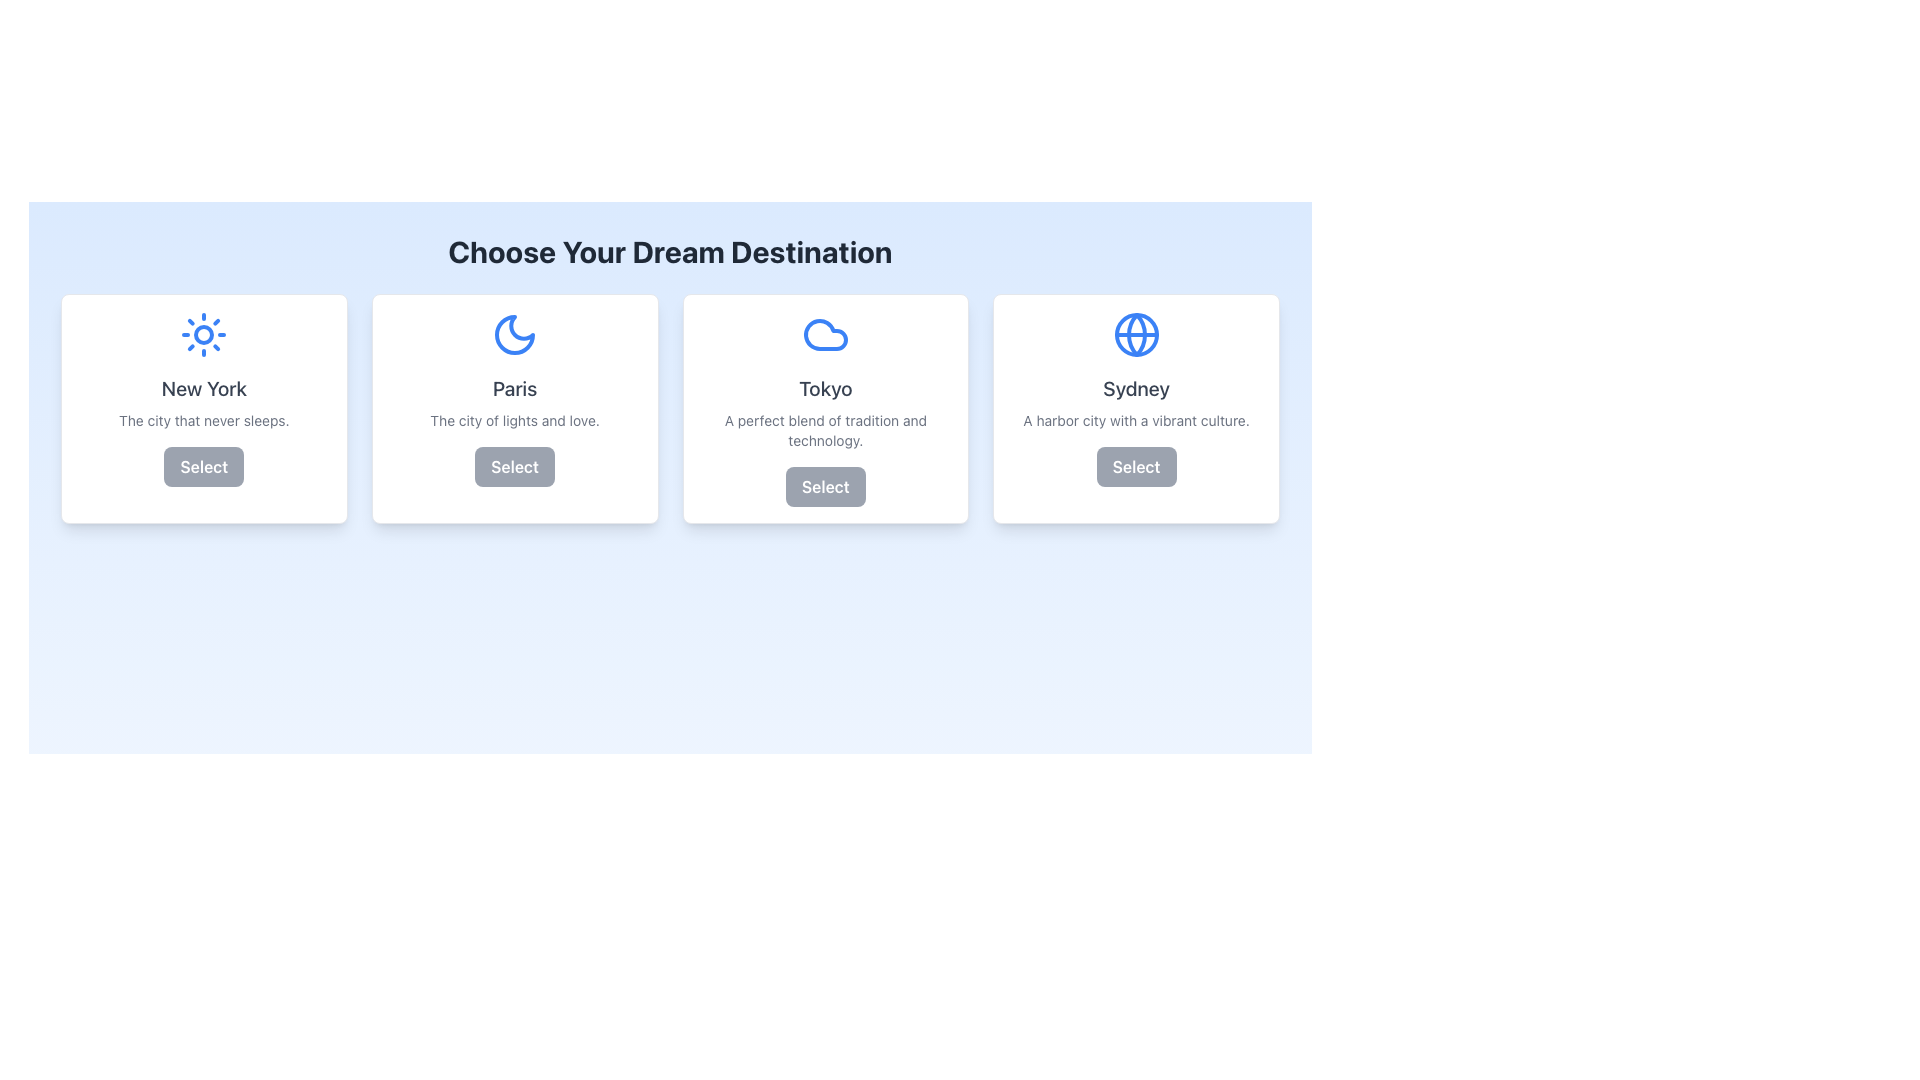 The image size is (1920, 1080). I want to click on the central circular part of the sun icon located above the 'New York' card, which is the first card in a row of four cards, so click(204, 334).